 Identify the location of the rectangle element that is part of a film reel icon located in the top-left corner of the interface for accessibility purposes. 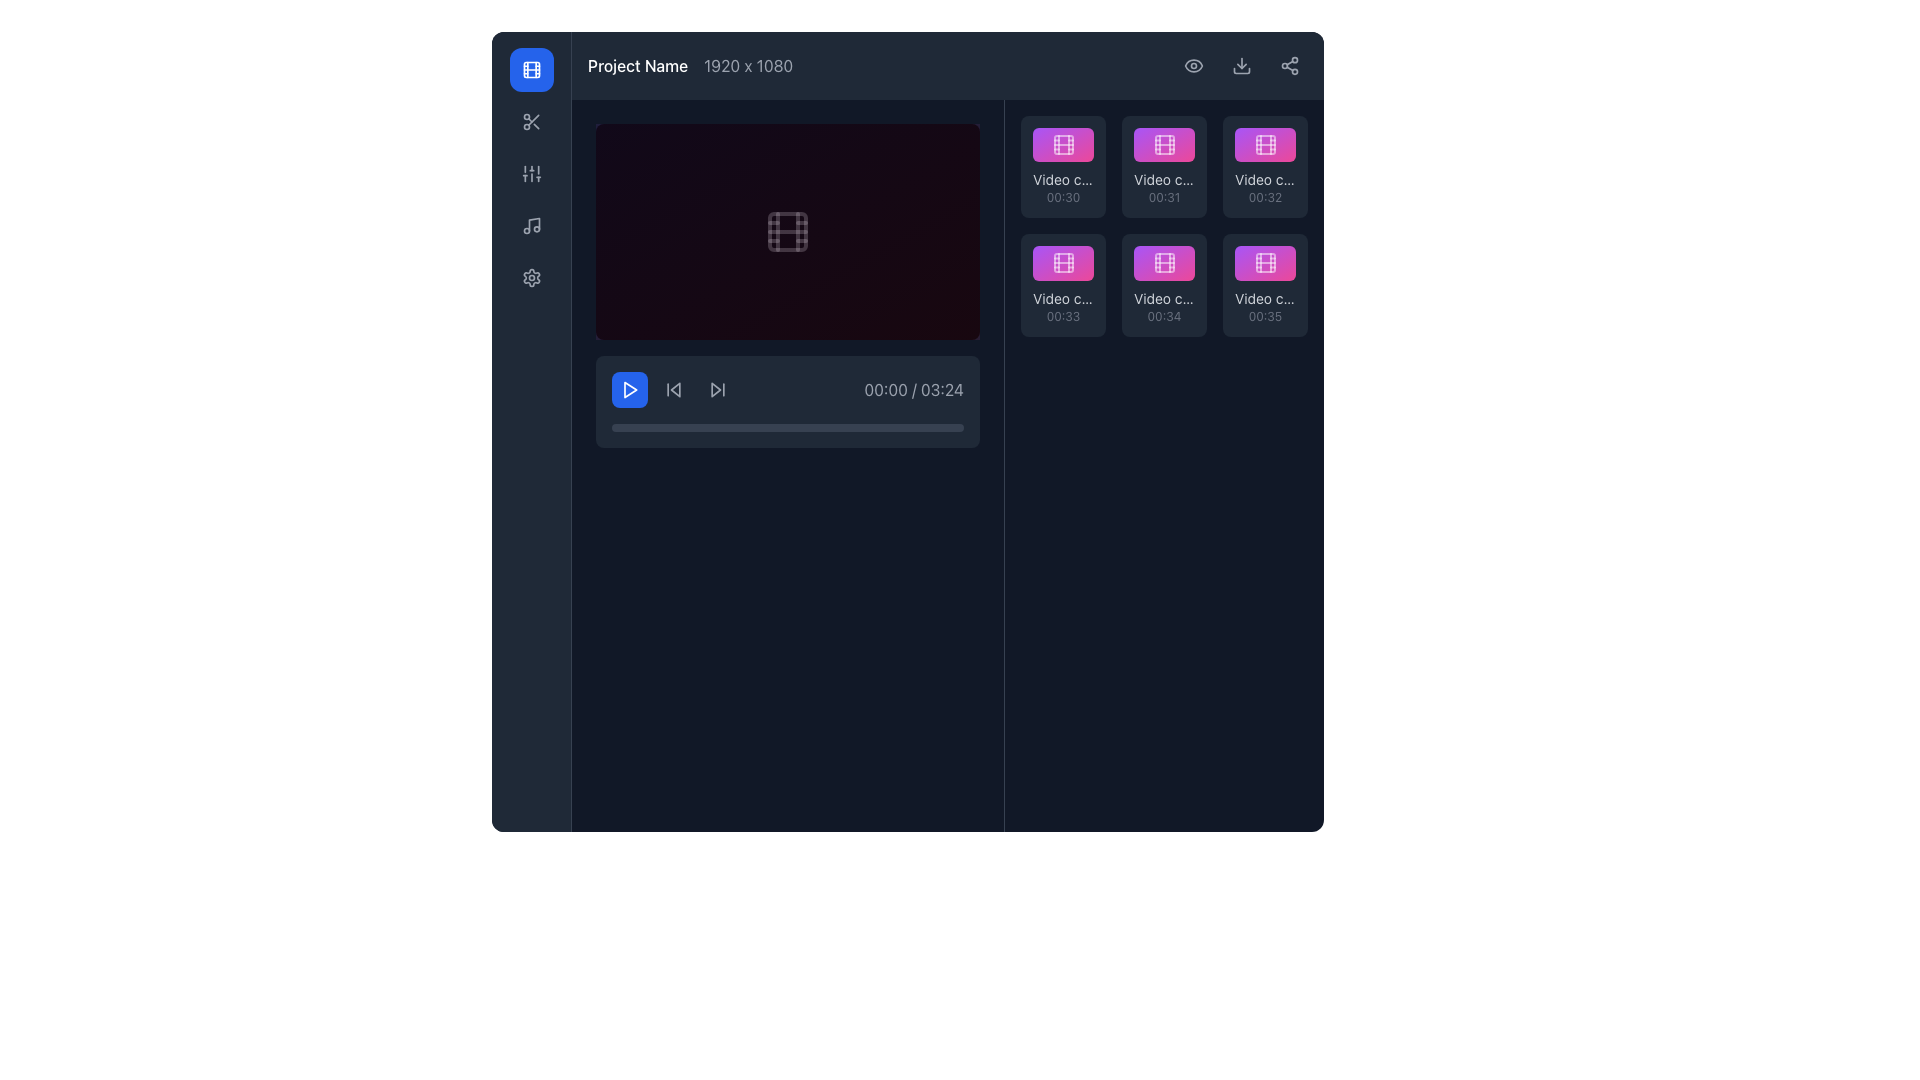
(531, 68).